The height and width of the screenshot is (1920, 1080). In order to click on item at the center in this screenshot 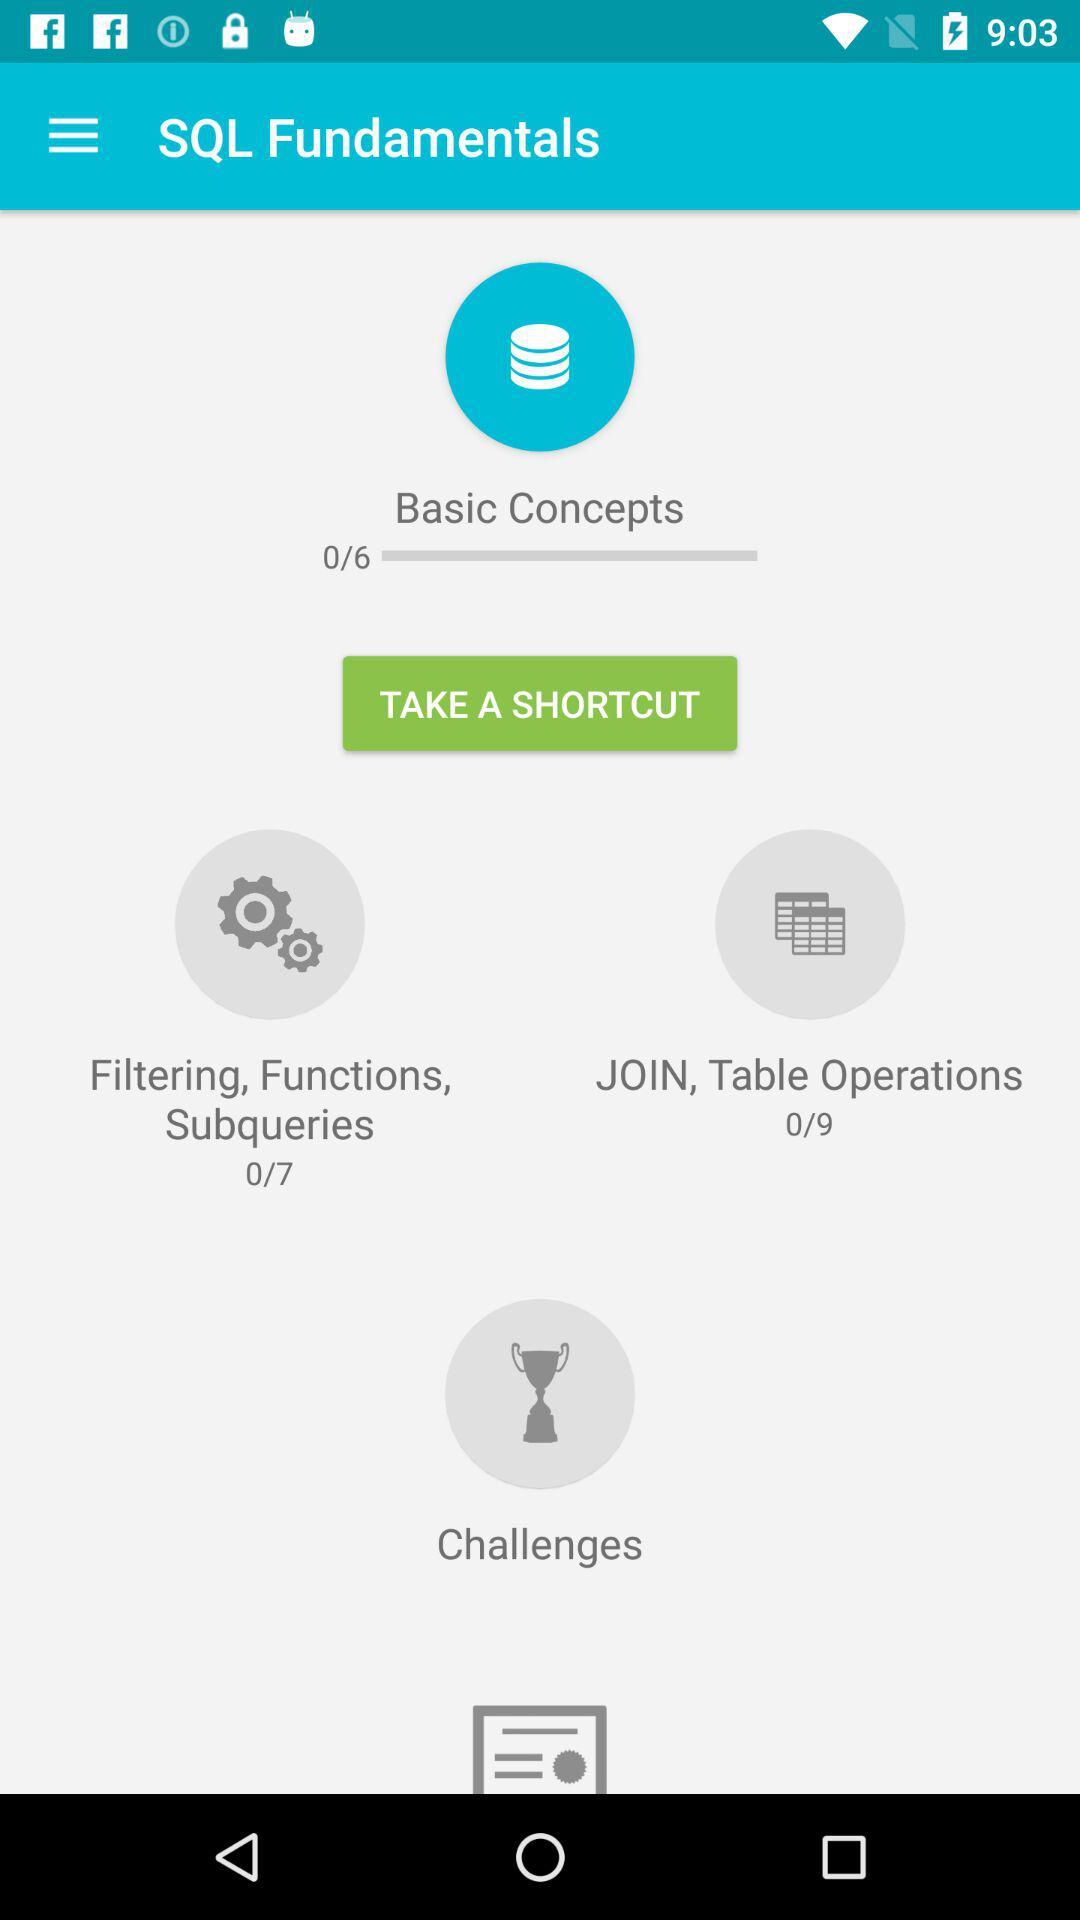, I will do `click(540, 703)`.